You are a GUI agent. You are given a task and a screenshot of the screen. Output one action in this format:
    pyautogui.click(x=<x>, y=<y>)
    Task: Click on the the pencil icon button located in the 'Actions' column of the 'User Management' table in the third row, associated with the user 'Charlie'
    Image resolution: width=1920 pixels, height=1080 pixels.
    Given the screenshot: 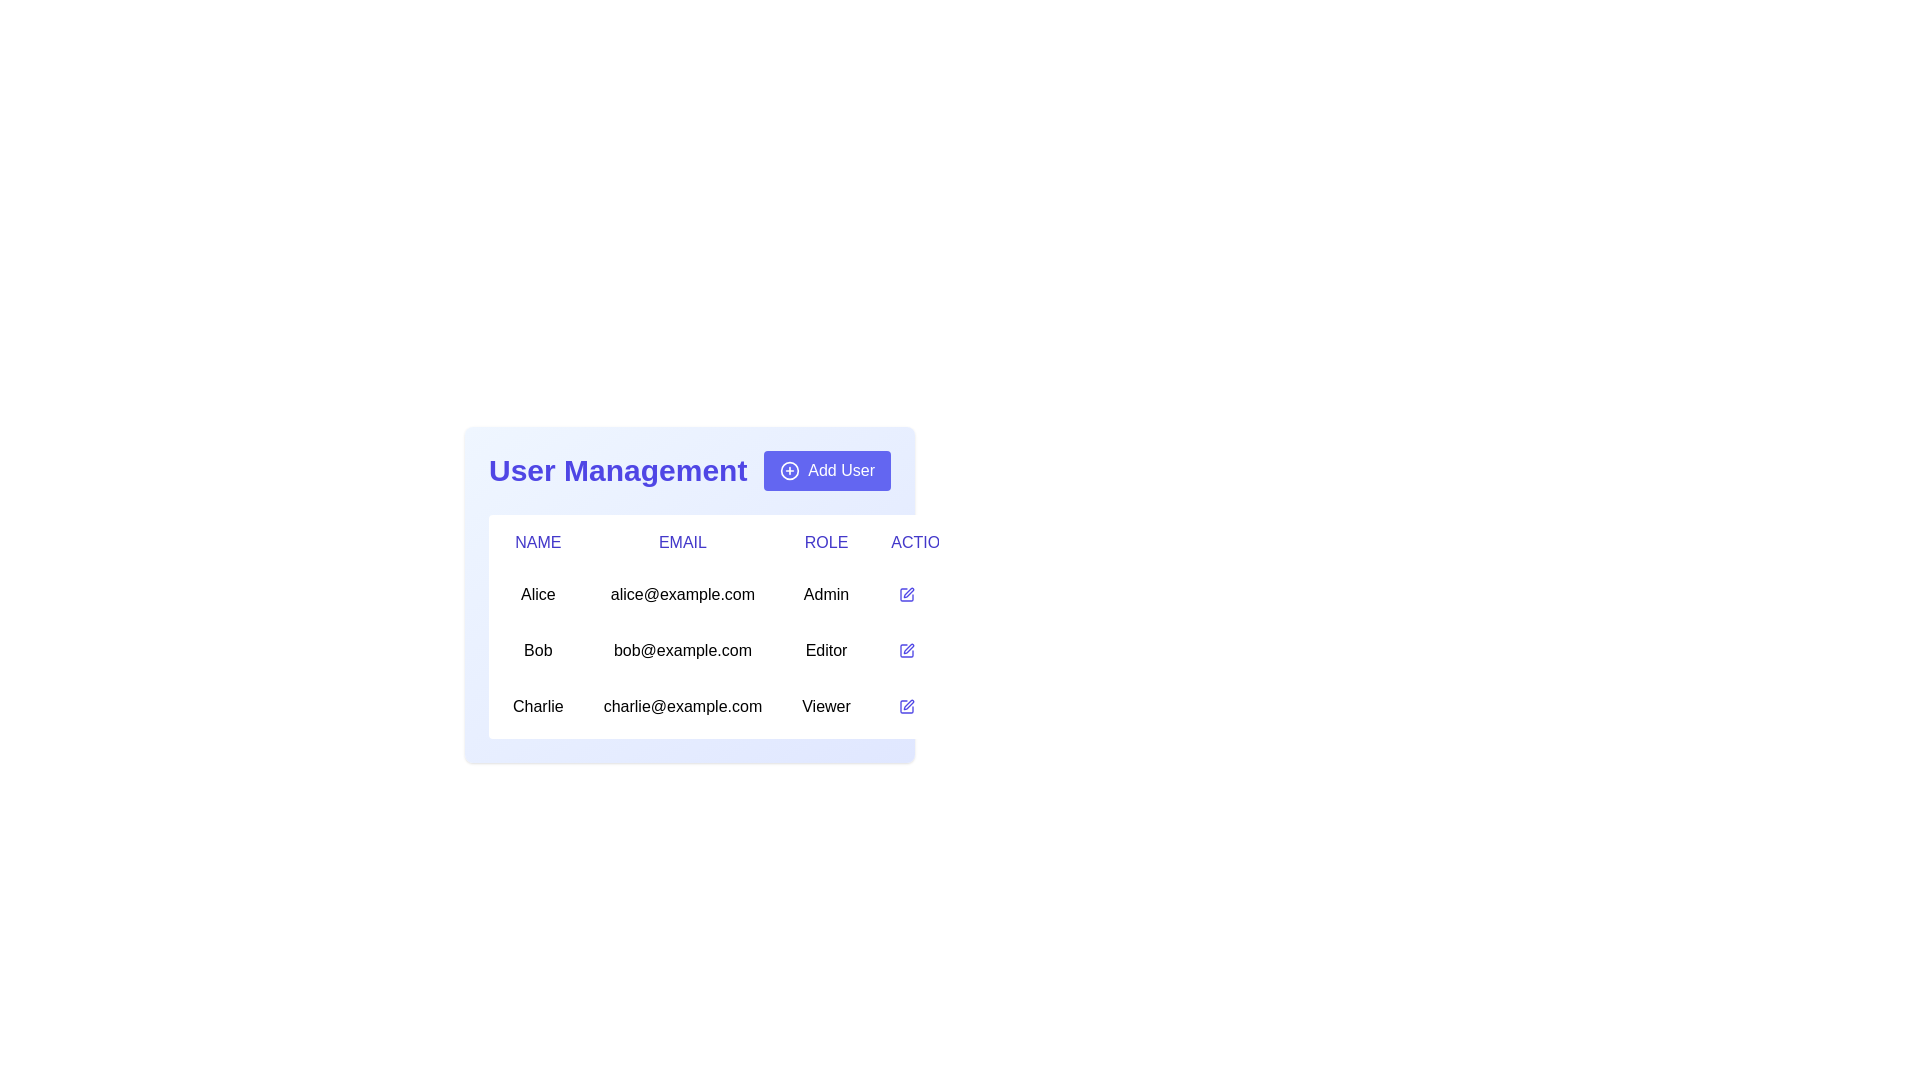 What is the action you would take?
    pyautogui.click(x=907, y=704)
    